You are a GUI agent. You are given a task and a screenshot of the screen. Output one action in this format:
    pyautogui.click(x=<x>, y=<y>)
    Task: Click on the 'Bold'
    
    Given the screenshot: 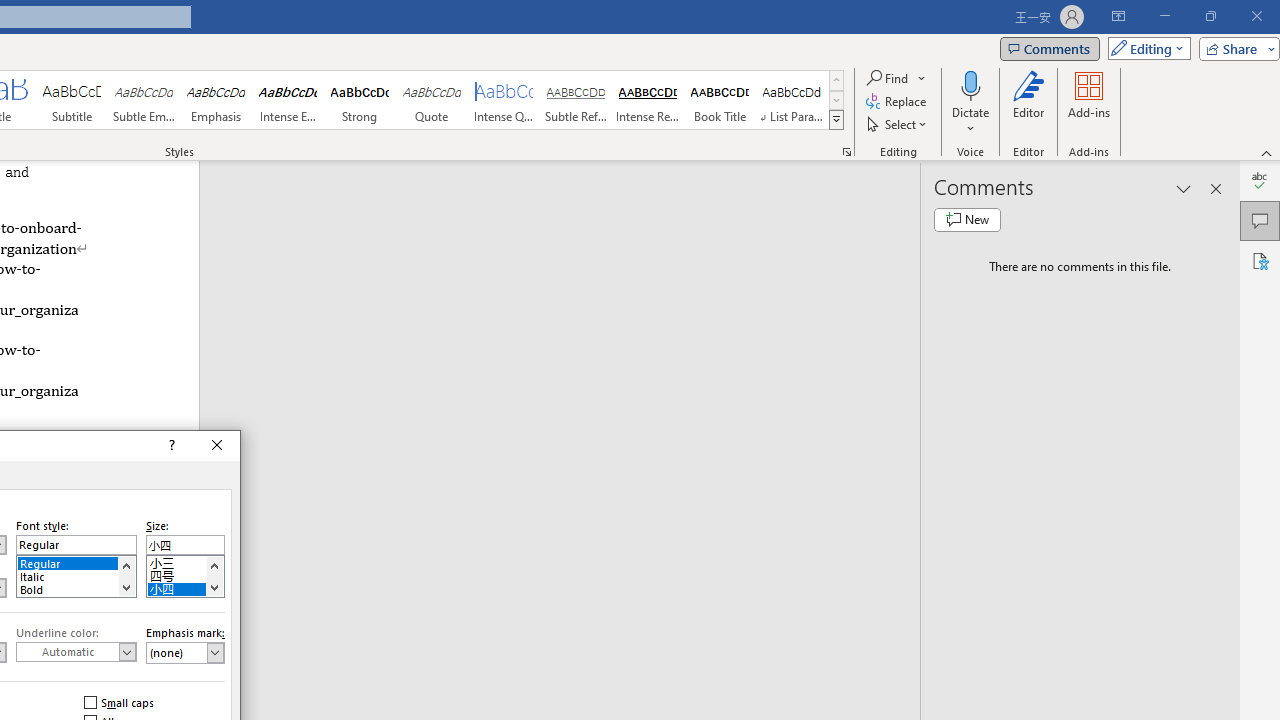 What is the action you would take?
    pyautogui.click(x=76, y=586)
    